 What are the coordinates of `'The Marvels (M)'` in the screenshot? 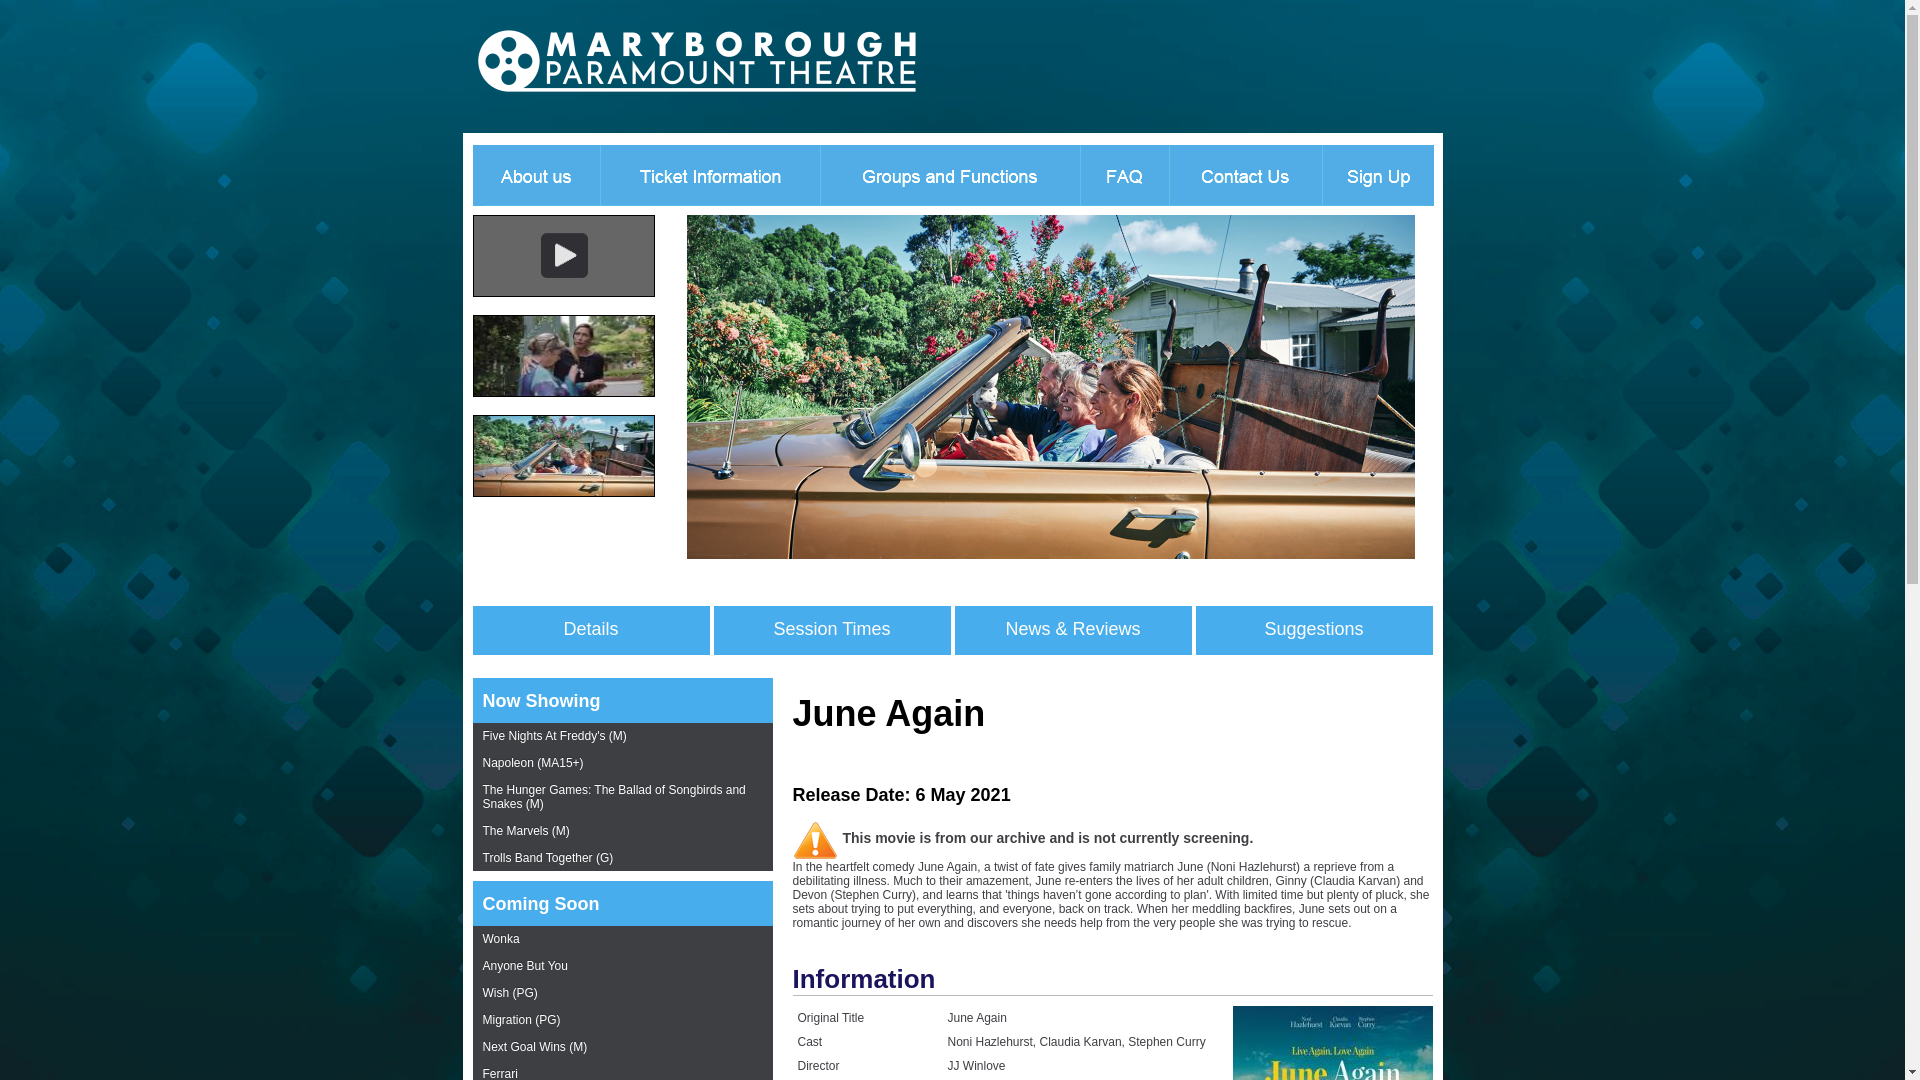 It's located at (621, 831).